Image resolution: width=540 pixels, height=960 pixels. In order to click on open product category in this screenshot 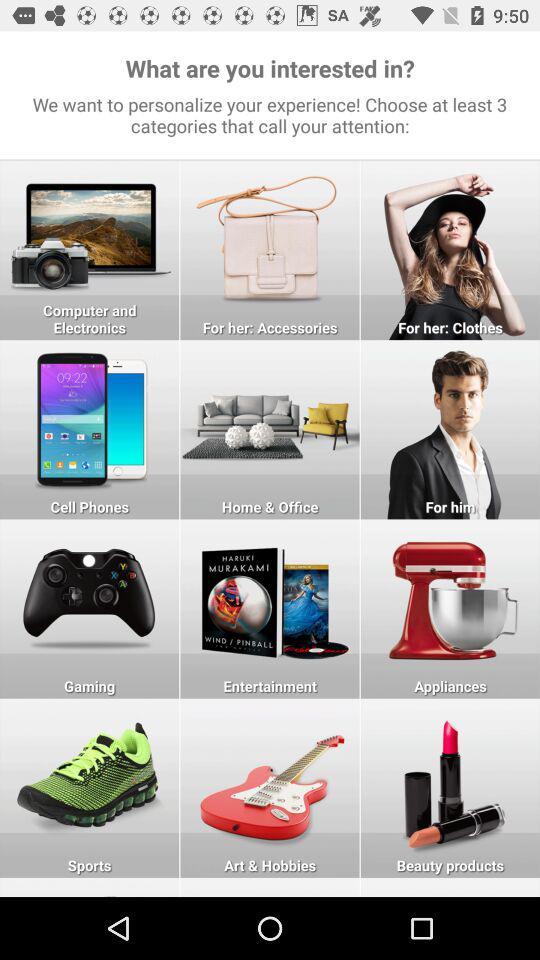, I will do `click(88, 429)`.